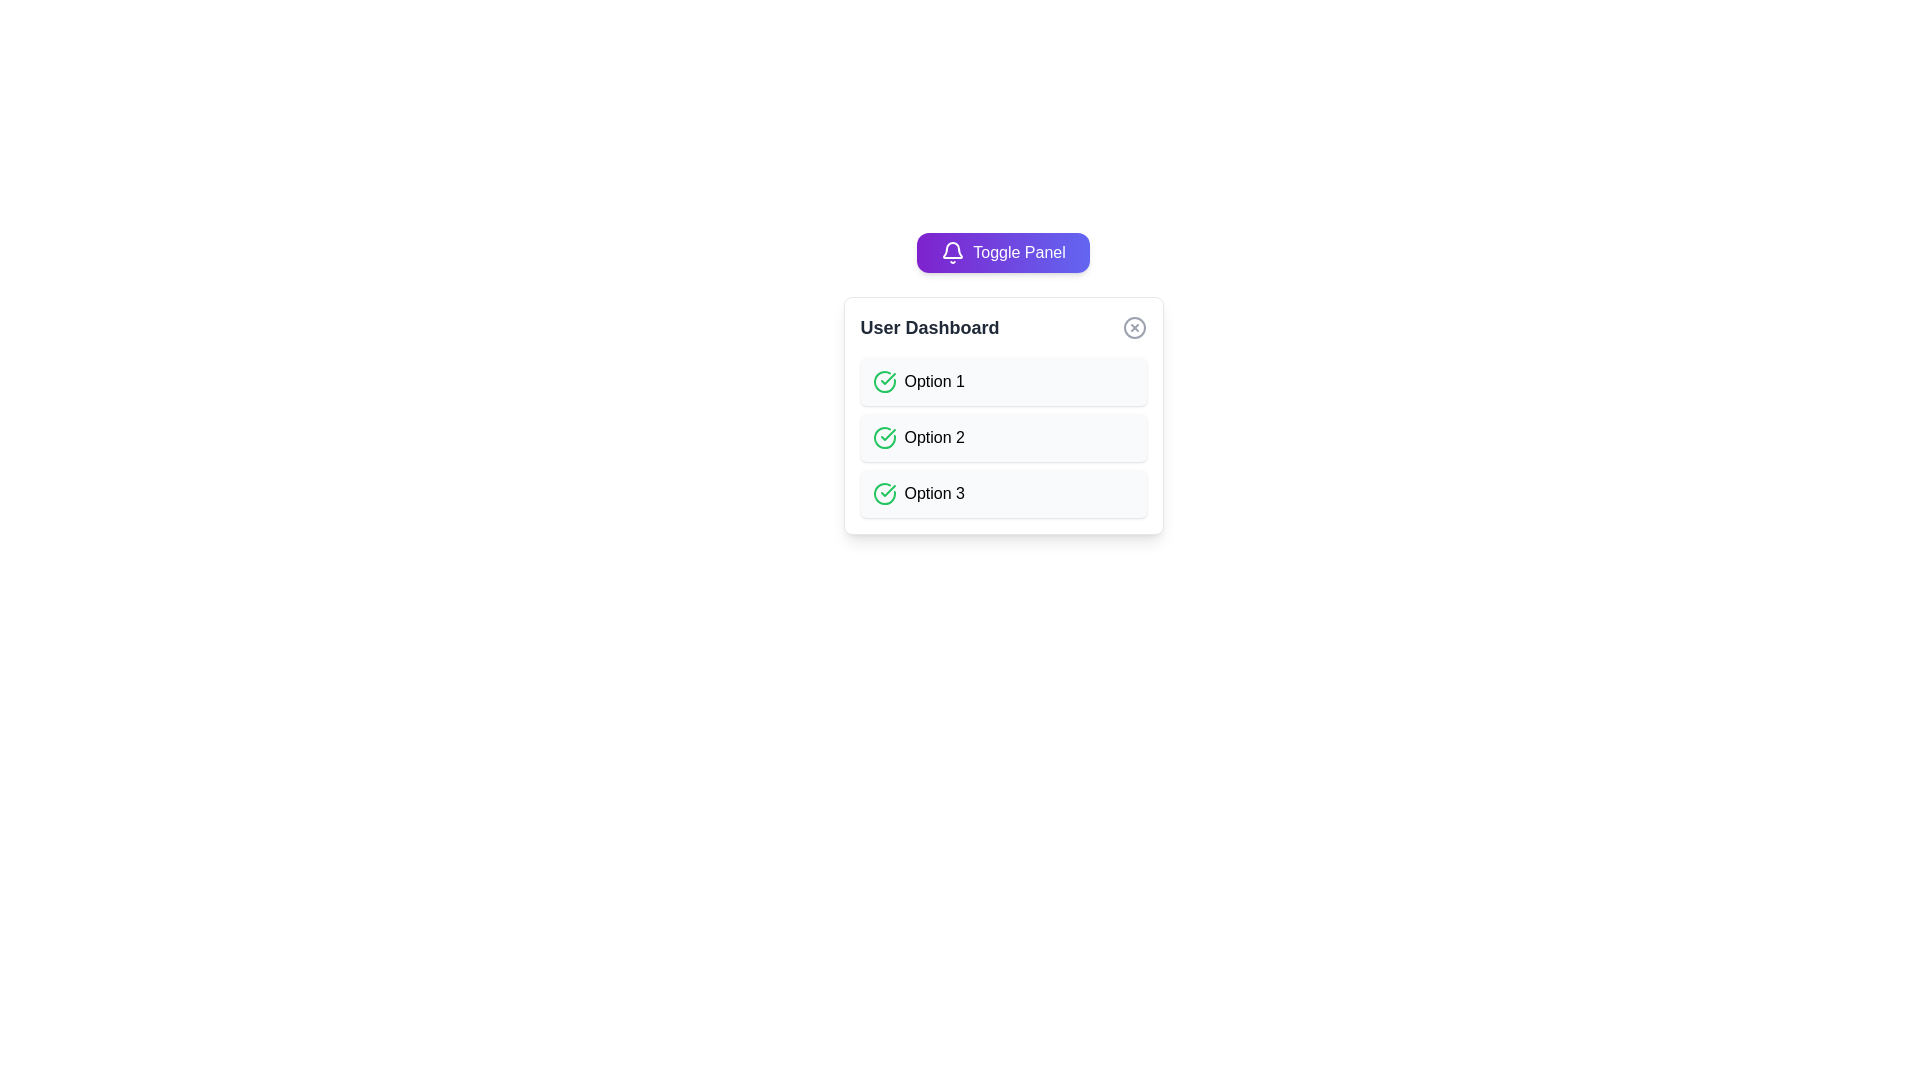 The width and height of the screenshot is (1920, 1080). Describe the element at coordinates (887, 490) in the screenshot. I see `the green checkmark icon indicating success in the third row of the options list in the 'User Dashboard'` at that location.